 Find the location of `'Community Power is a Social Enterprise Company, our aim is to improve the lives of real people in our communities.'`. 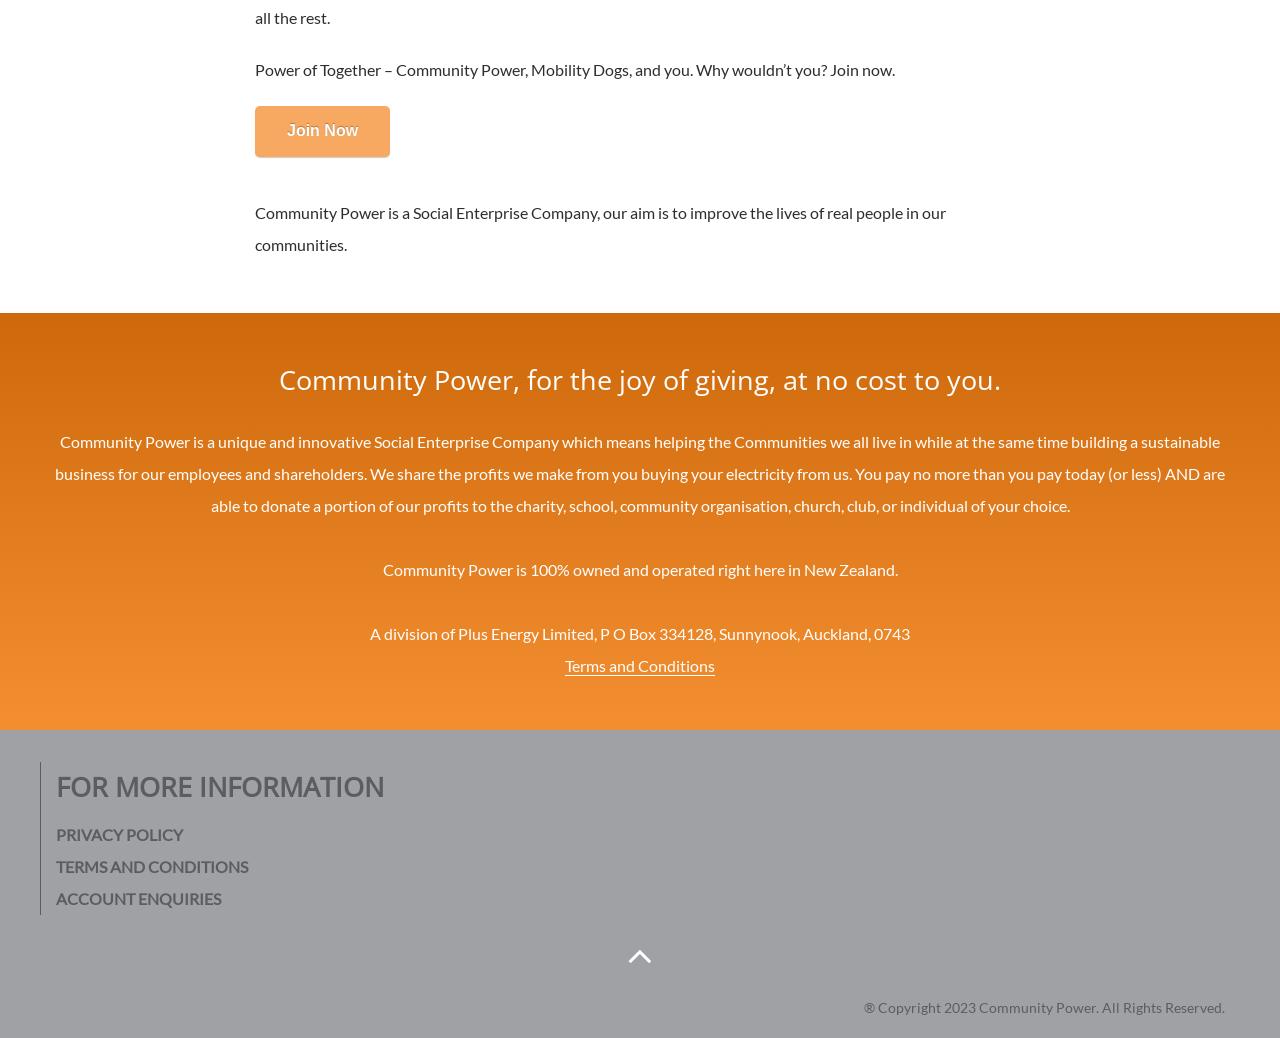

'Community Power is a Social Enterprise Company, our aim is to improve the lives of real people in our communities.' is located at coordinates (599, 227).